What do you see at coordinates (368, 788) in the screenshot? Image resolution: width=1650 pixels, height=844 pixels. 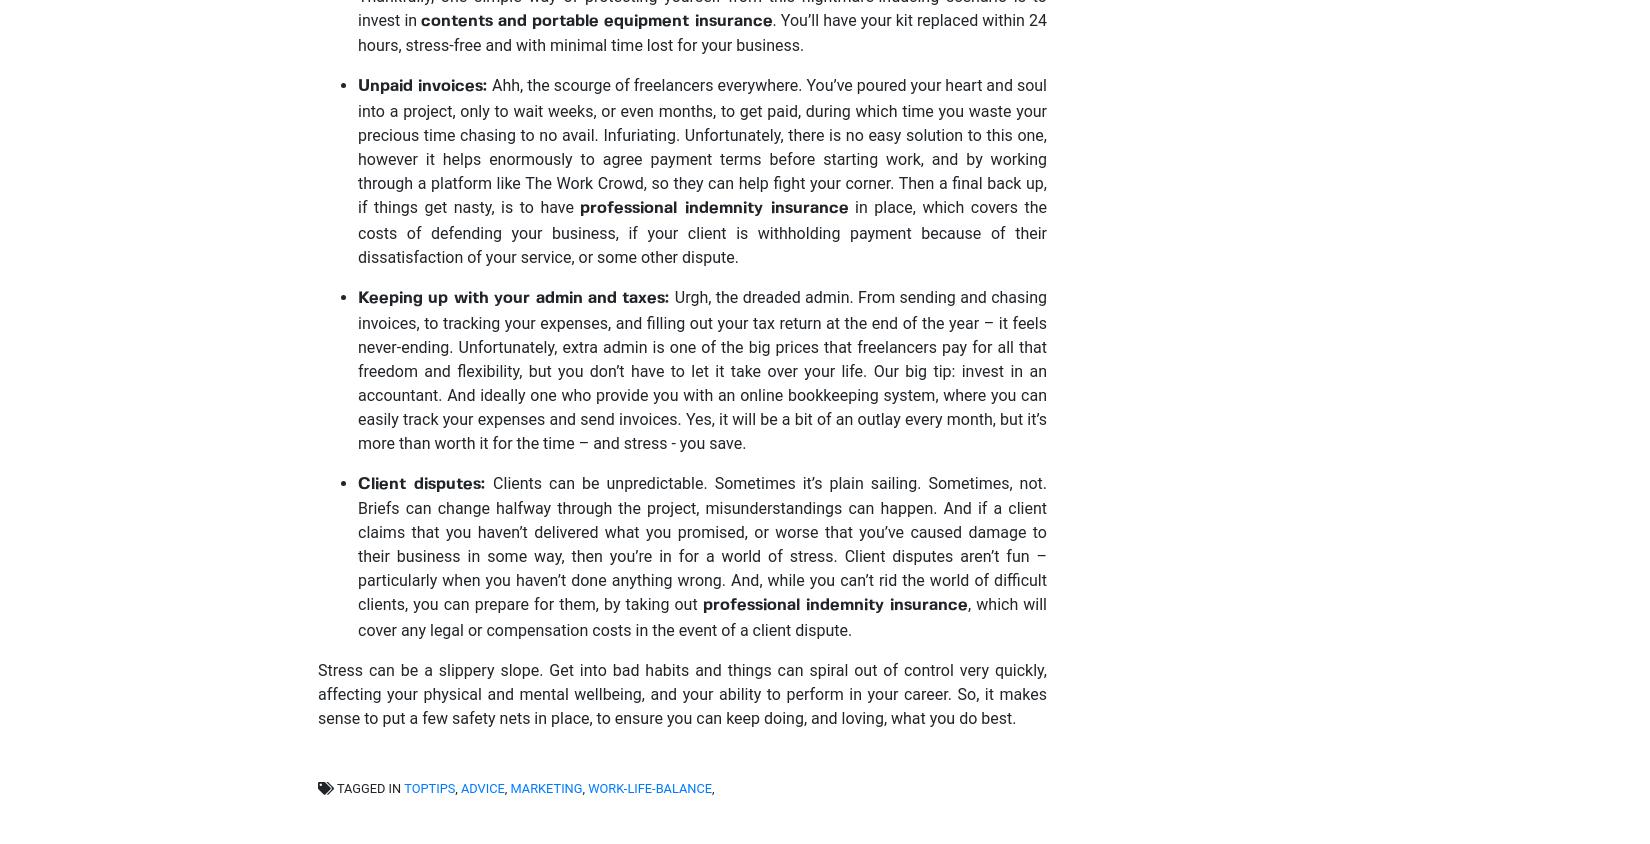 I see `'Tagged in'` at bounding box center [368, 788].